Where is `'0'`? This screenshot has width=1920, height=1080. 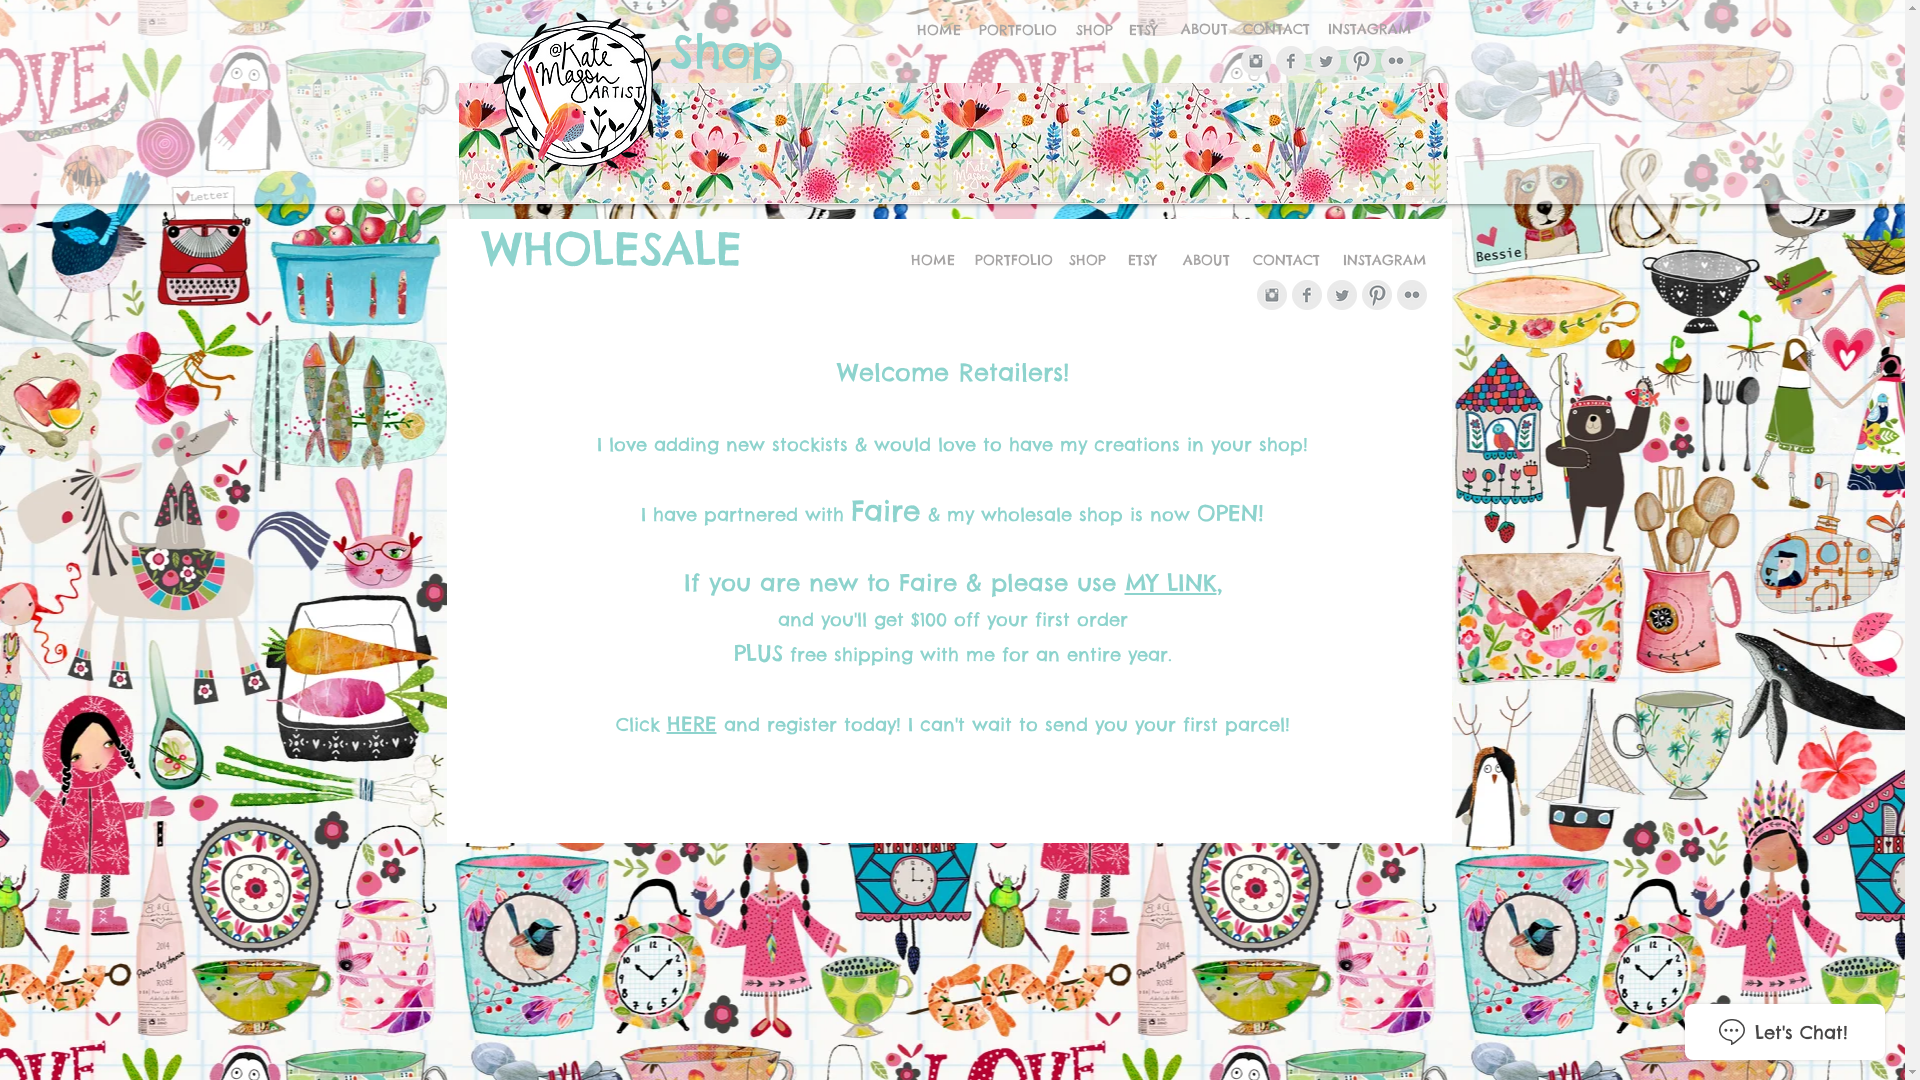
'0' is located at coordinates (1423, 184).